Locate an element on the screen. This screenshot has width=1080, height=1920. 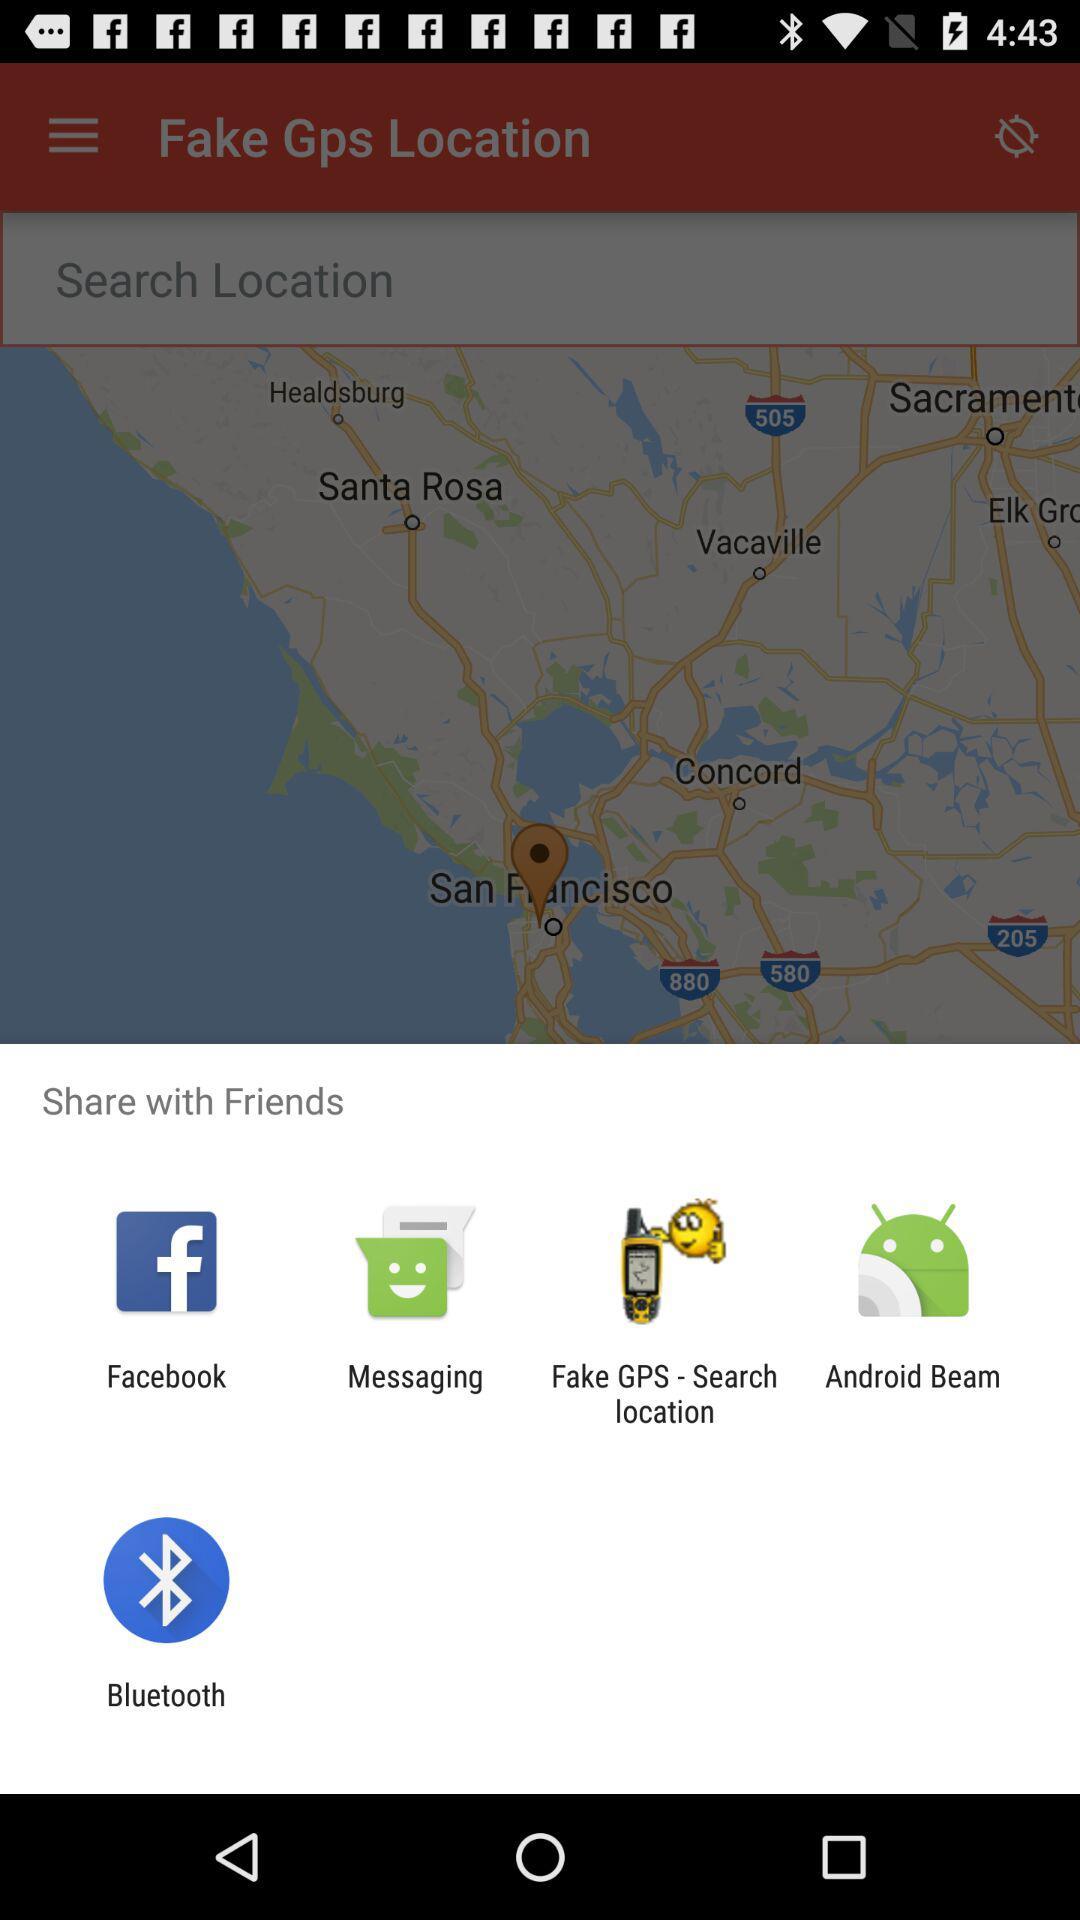
app to the left of the messaging item is located at coordinates (165, 1392).